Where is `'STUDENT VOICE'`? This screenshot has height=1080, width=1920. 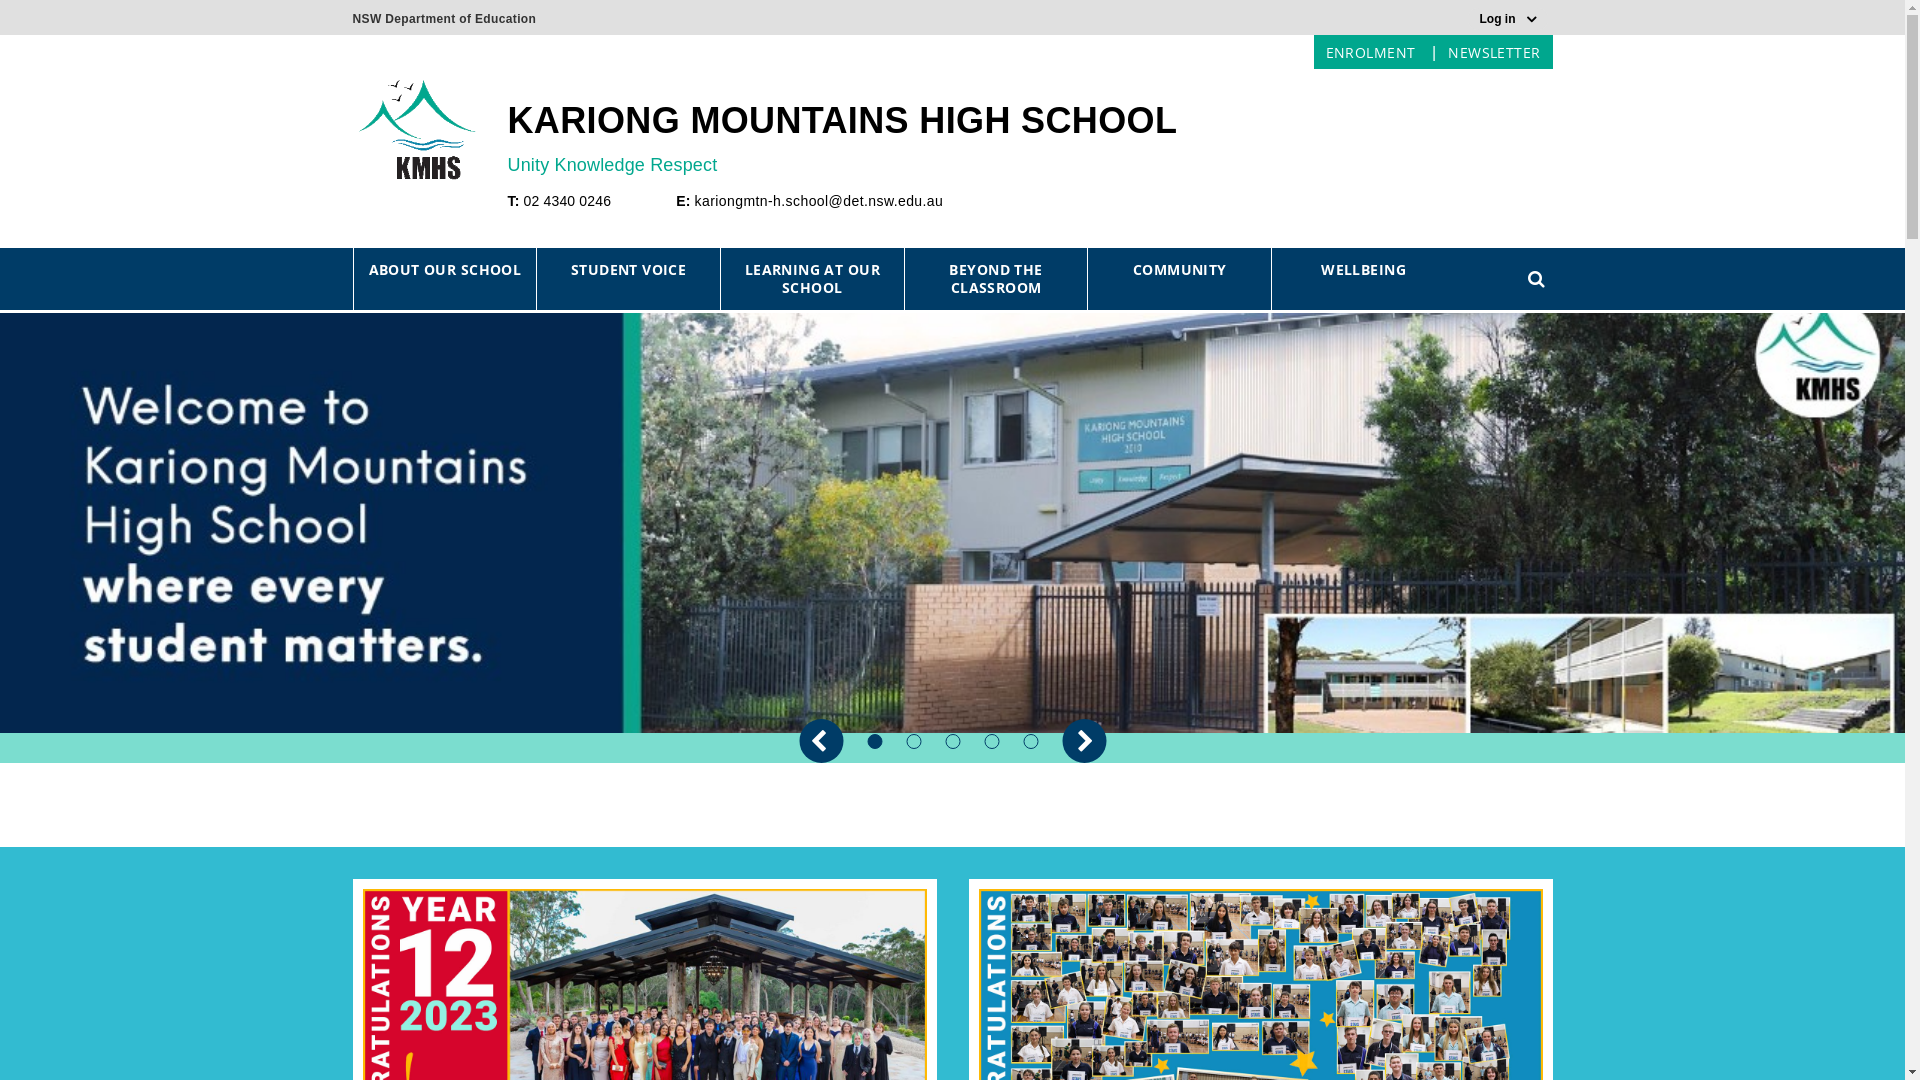 'STUDENT VOICE' is located at coordinates (627, 270).